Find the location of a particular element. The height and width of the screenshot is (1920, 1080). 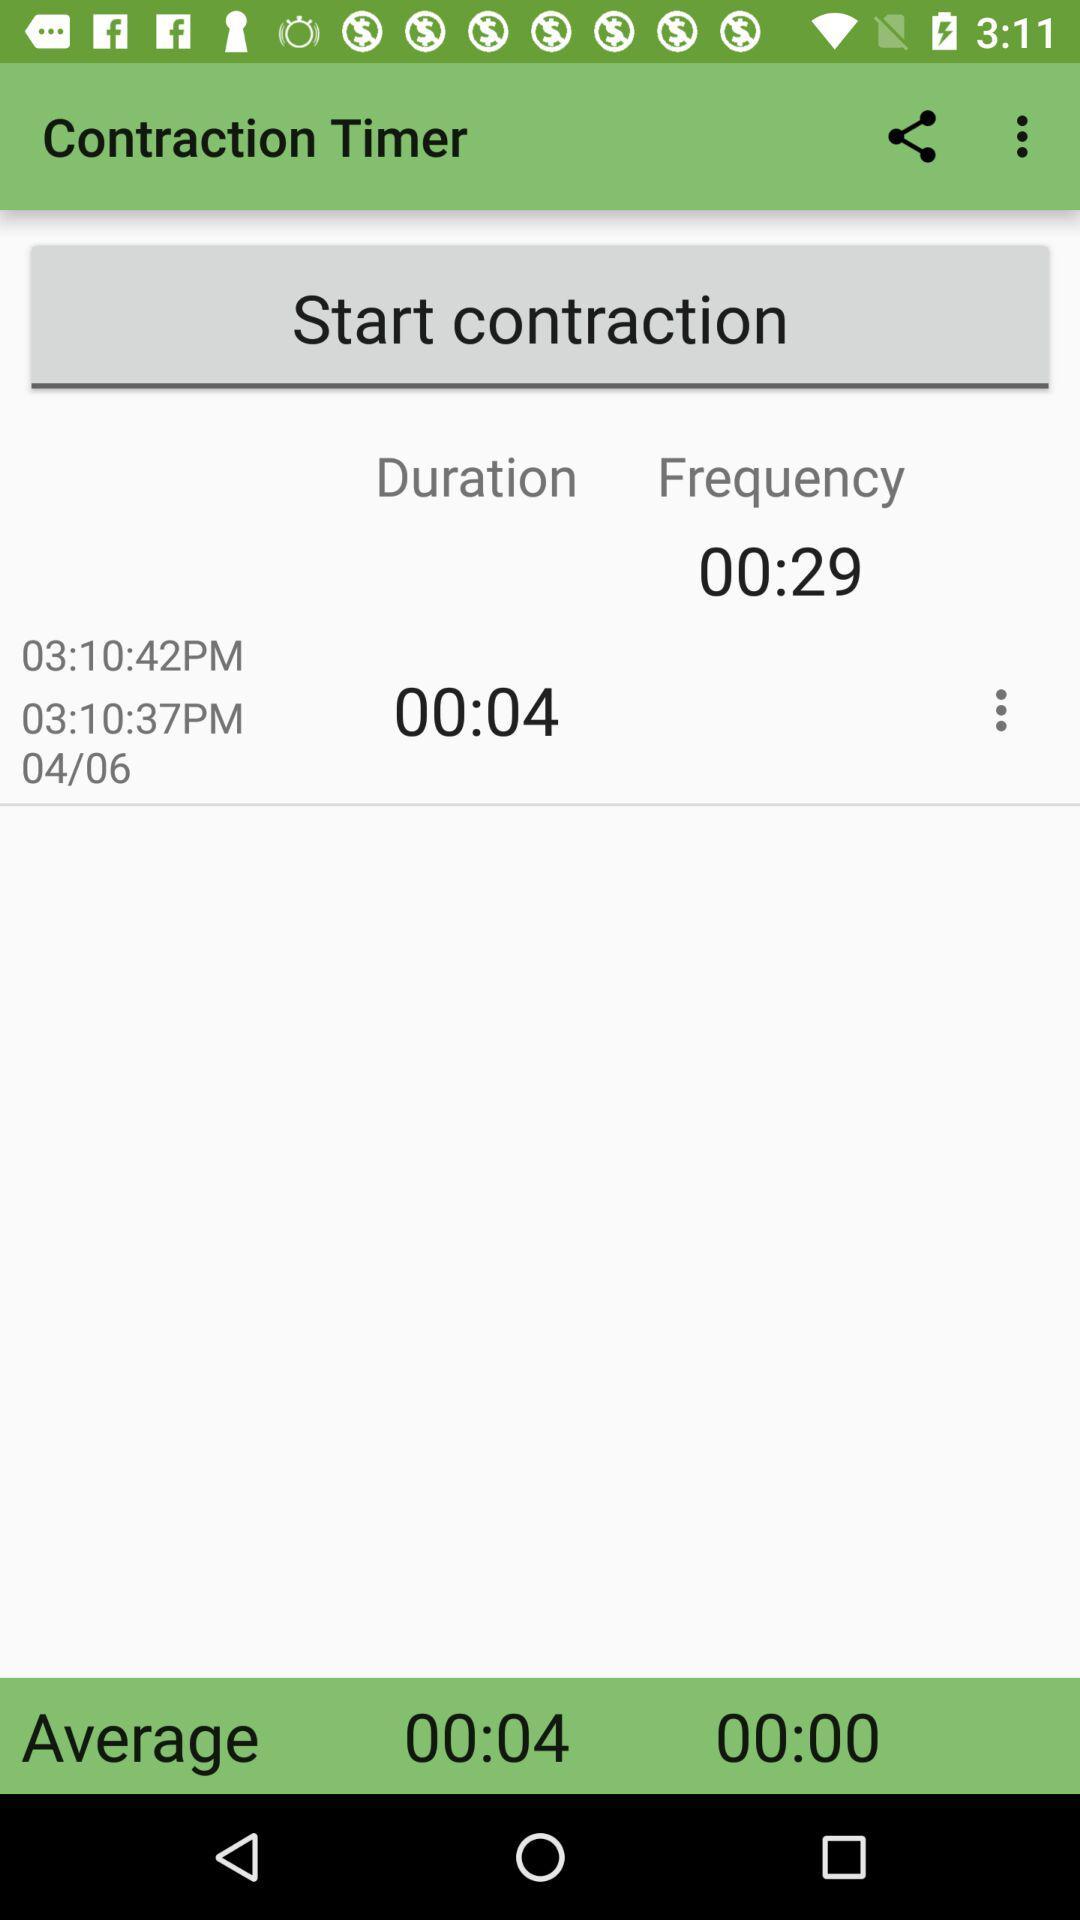

the app to the right of contraction timer item is located at coordinates (911, 135).